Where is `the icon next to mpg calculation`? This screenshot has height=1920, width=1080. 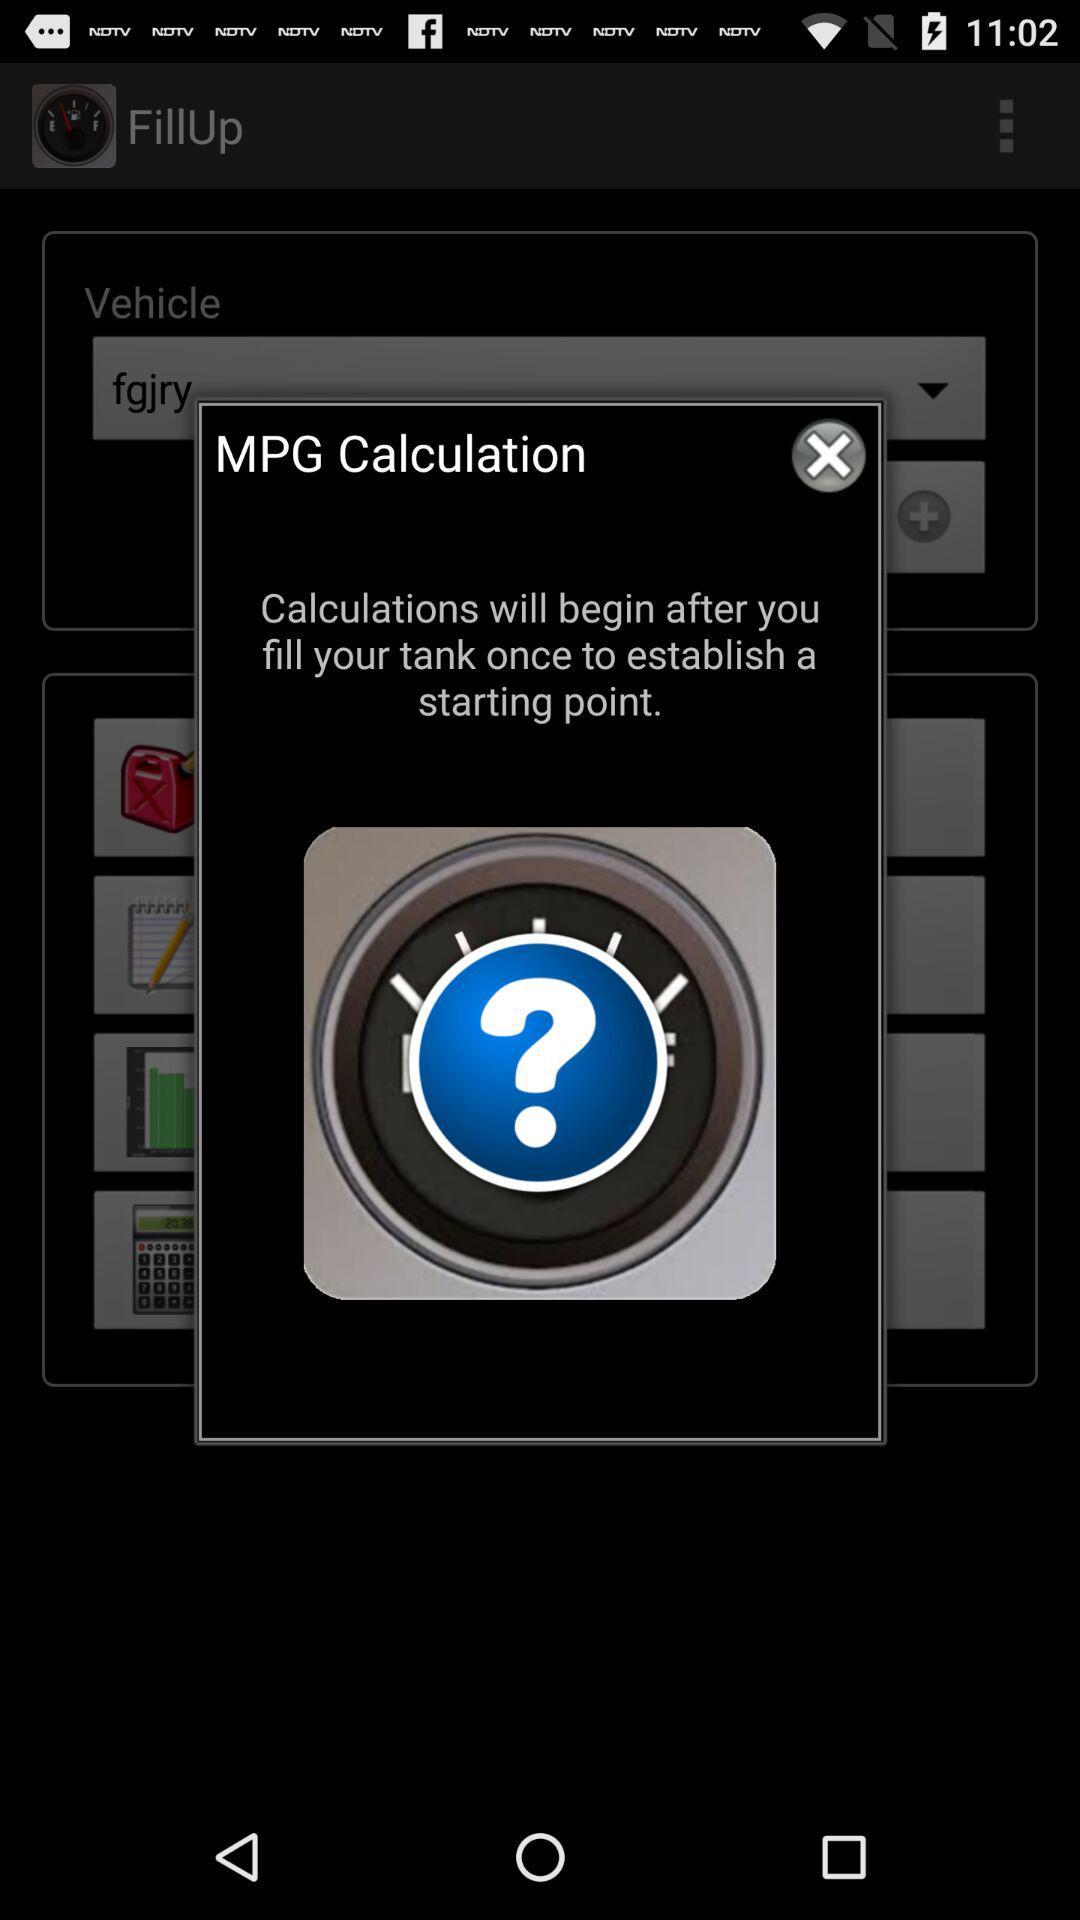 the icon next to mpg calculation is located at coordinates (828, 454).